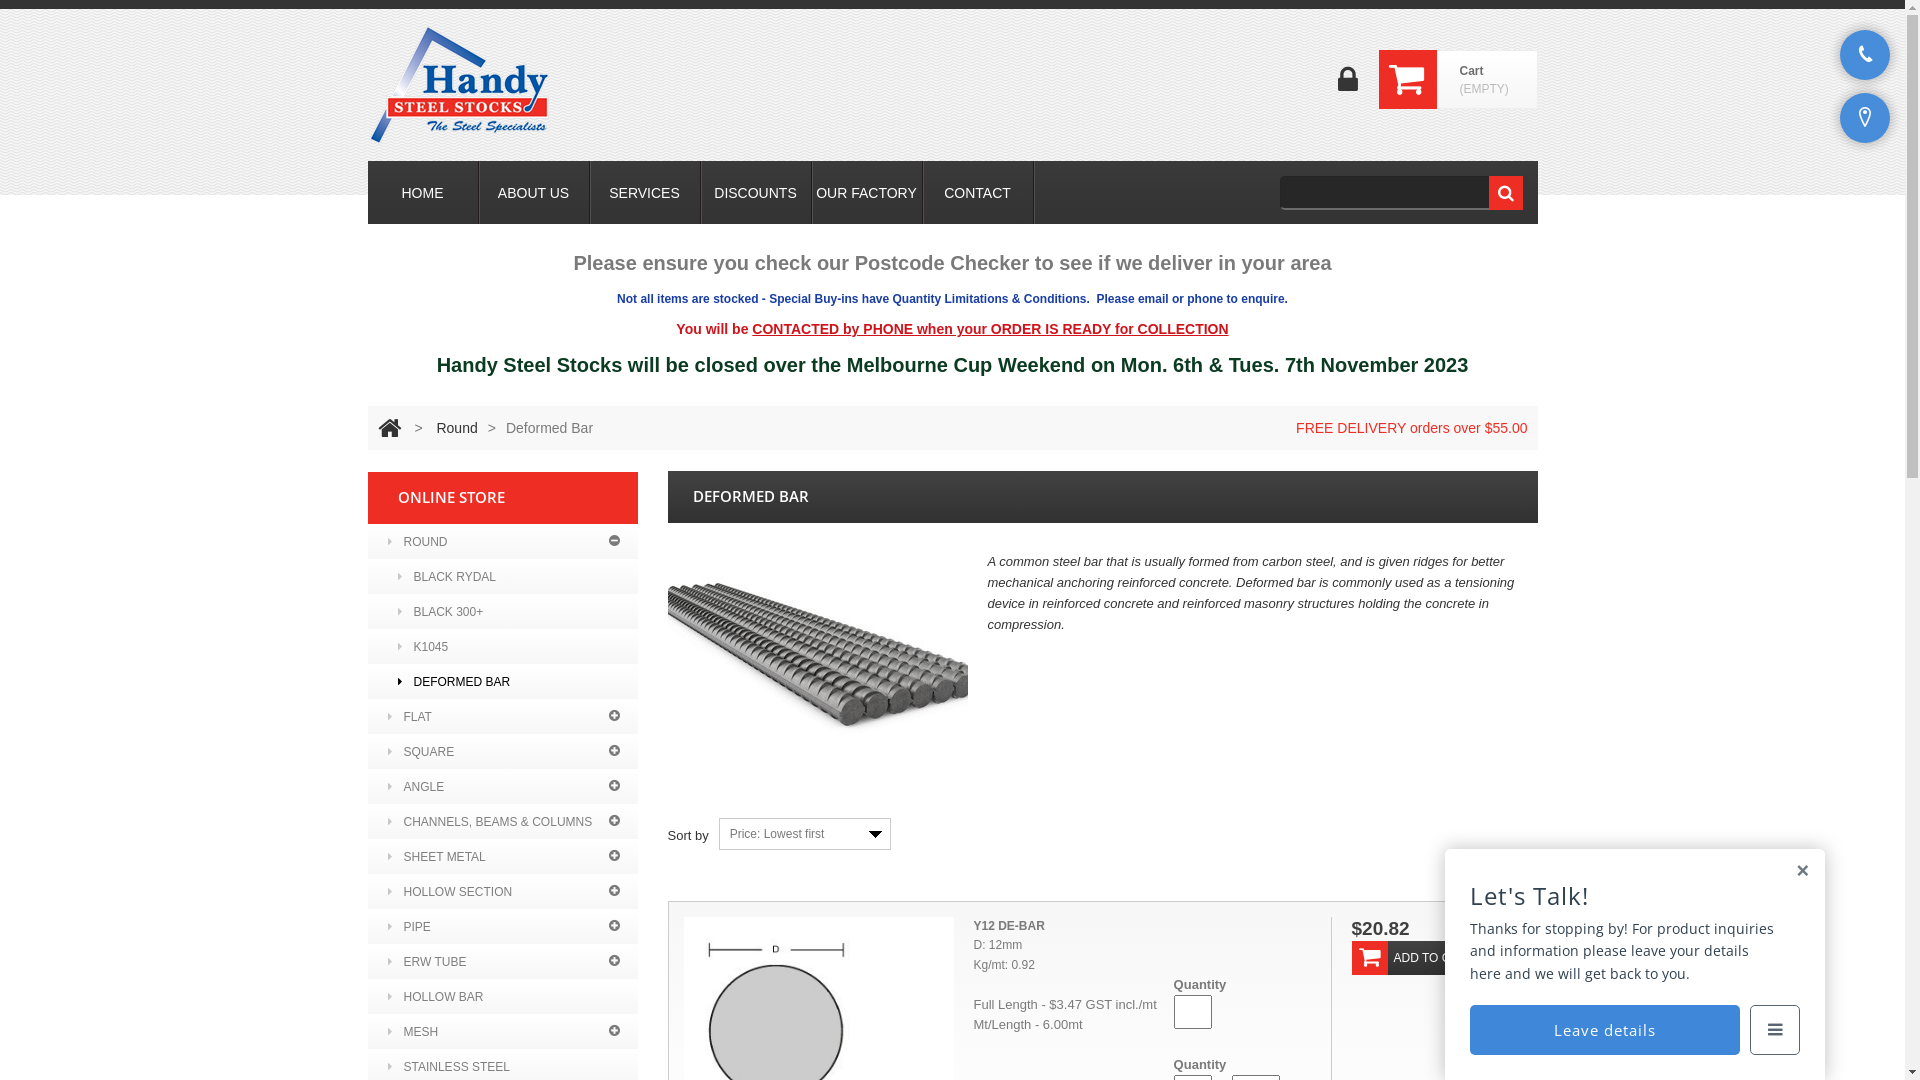 Image resolution: width=1920 pixels, height=1080 pixels. What do you see at coordinates (378, 427) in the screenshot?
I see `'Return to Home'` at bounding box center [378, 427].